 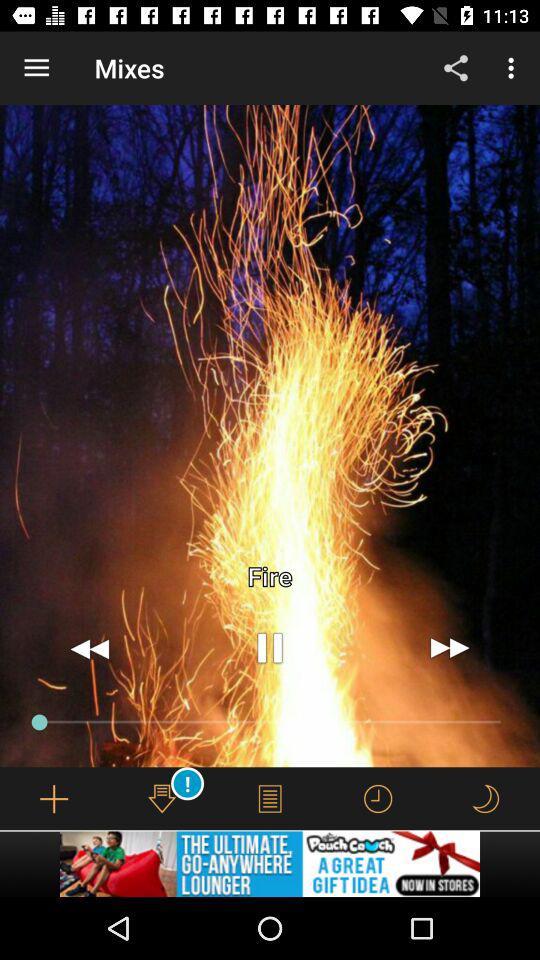 I want to click on the av_forward icon, so click(x=449, y=647).